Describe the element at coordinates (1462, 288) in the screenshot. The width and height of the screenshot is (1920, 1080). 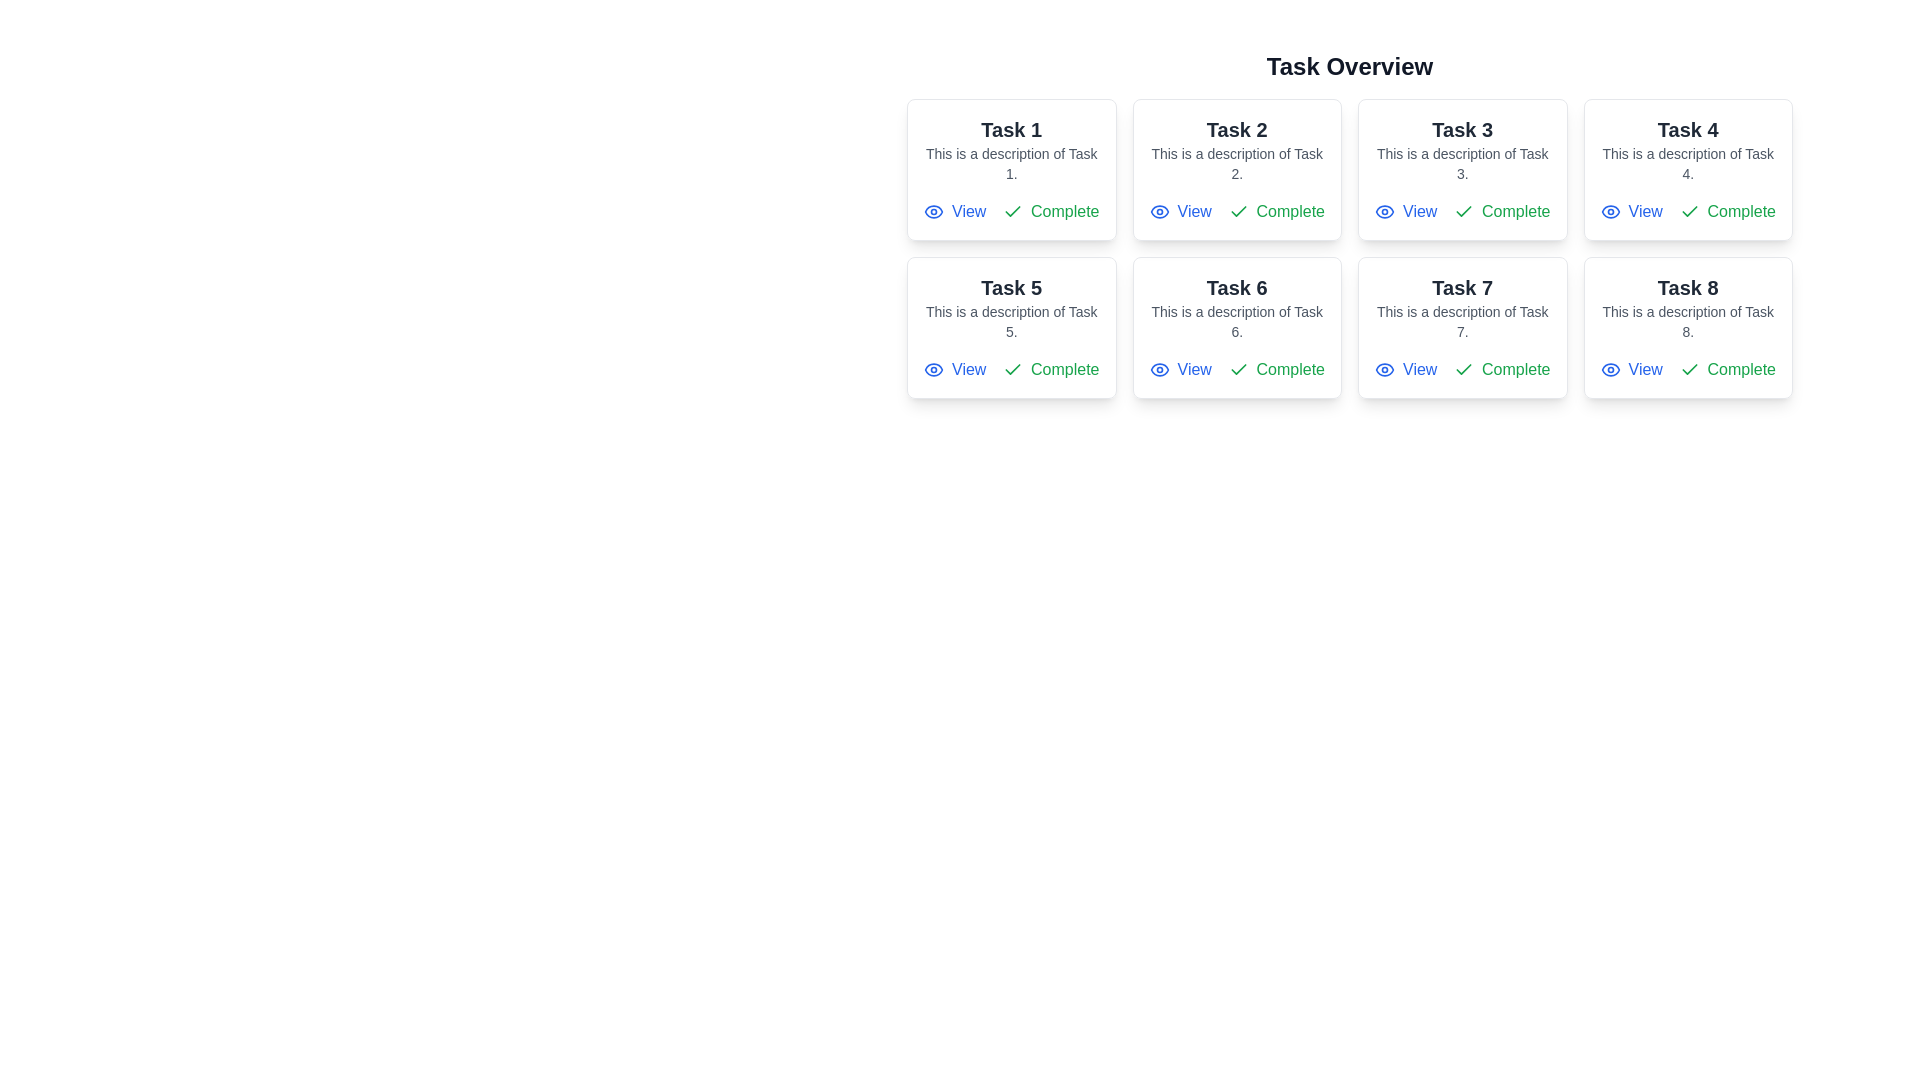
I see `the Text Label that serves as the title or heading of the card, located in the second row and third column of the grid layout` at that location.